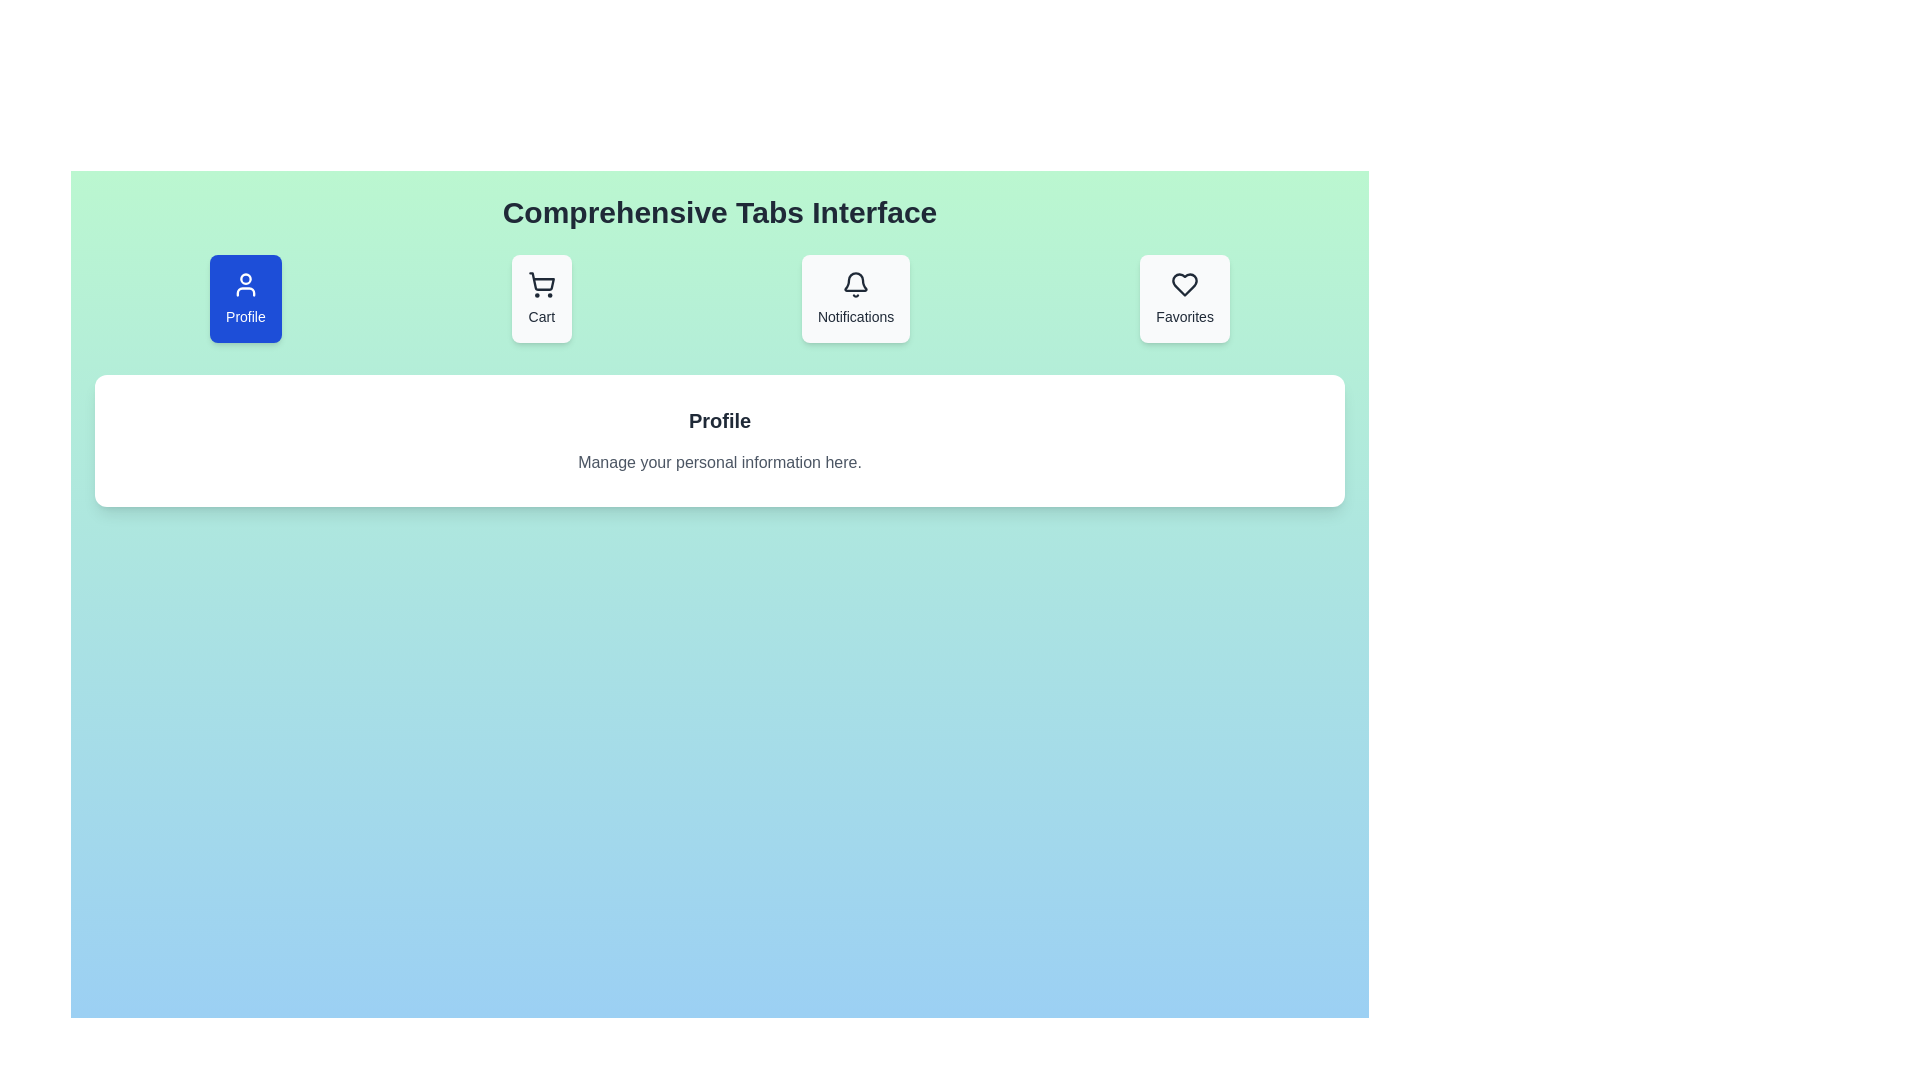 The image size is (1920, 1080). What do you see at coordinates (541, 299) in the screenshot?
I see `the shopping cart button, which is the second button in a horizontal layout` at bounding box center [541, 299].